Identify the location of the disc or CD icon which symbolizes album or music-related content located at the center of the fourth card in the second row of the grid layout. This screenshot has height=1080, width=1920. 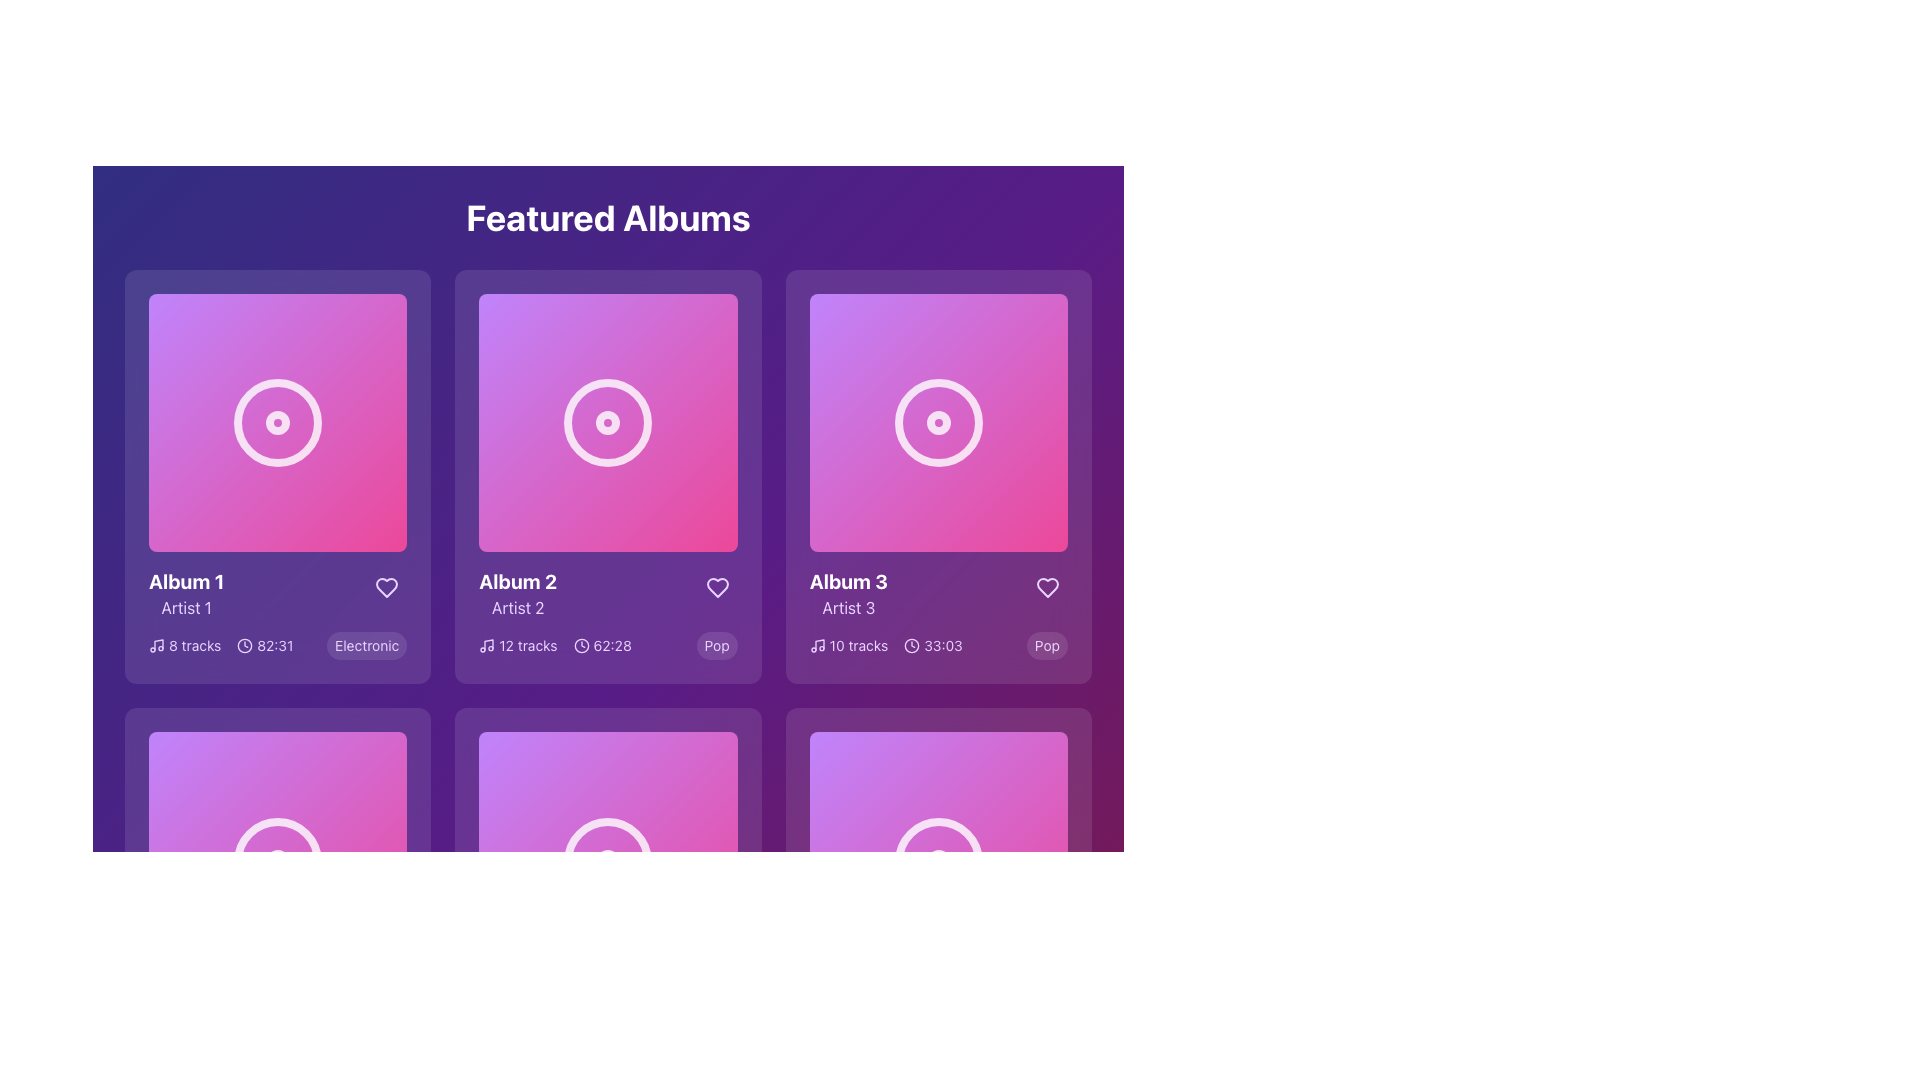
(277, 860).